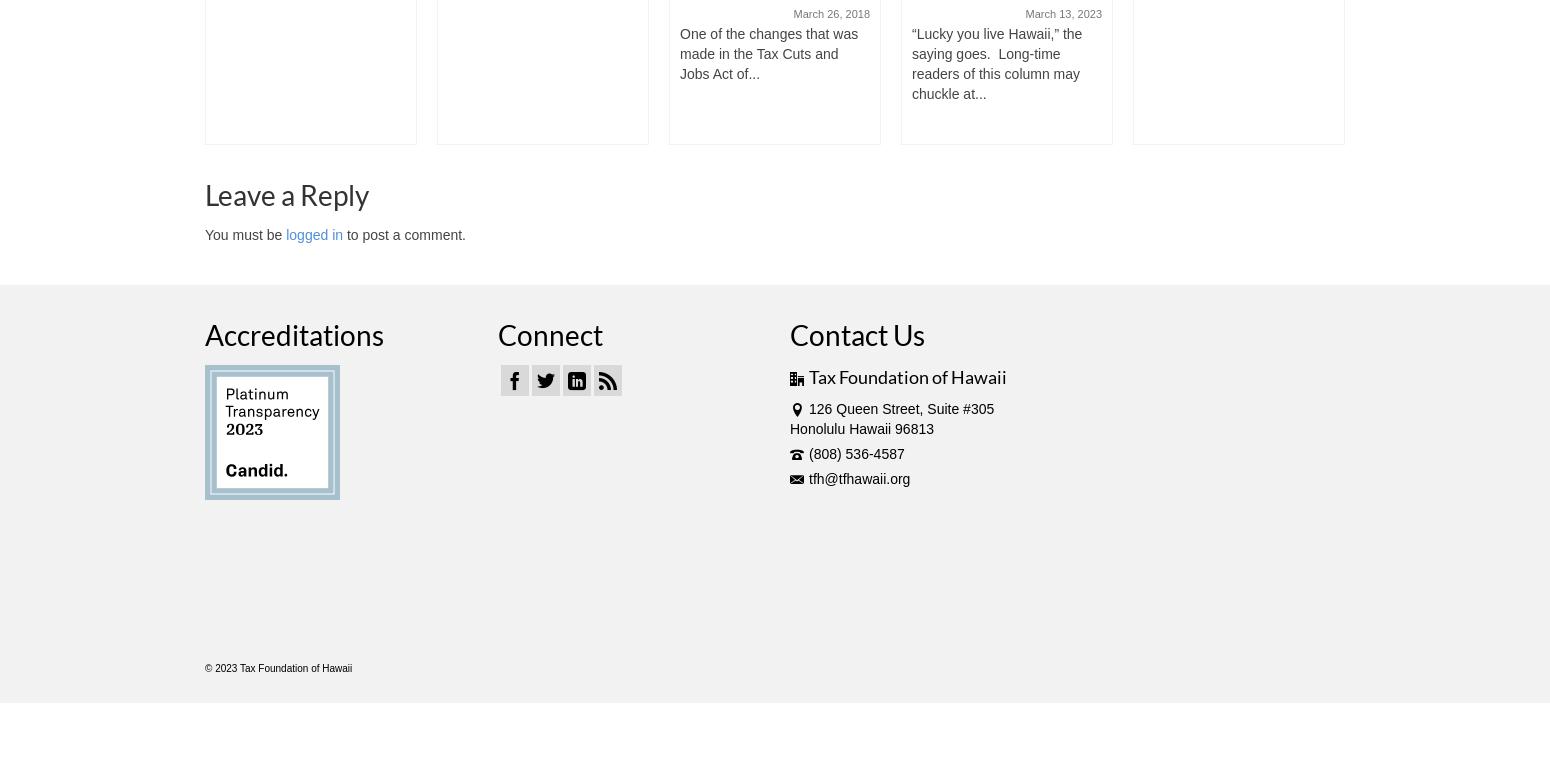 This screenshot has width=1550, height=758. I want to click on 'June 5, 2017', so click(110, 13).